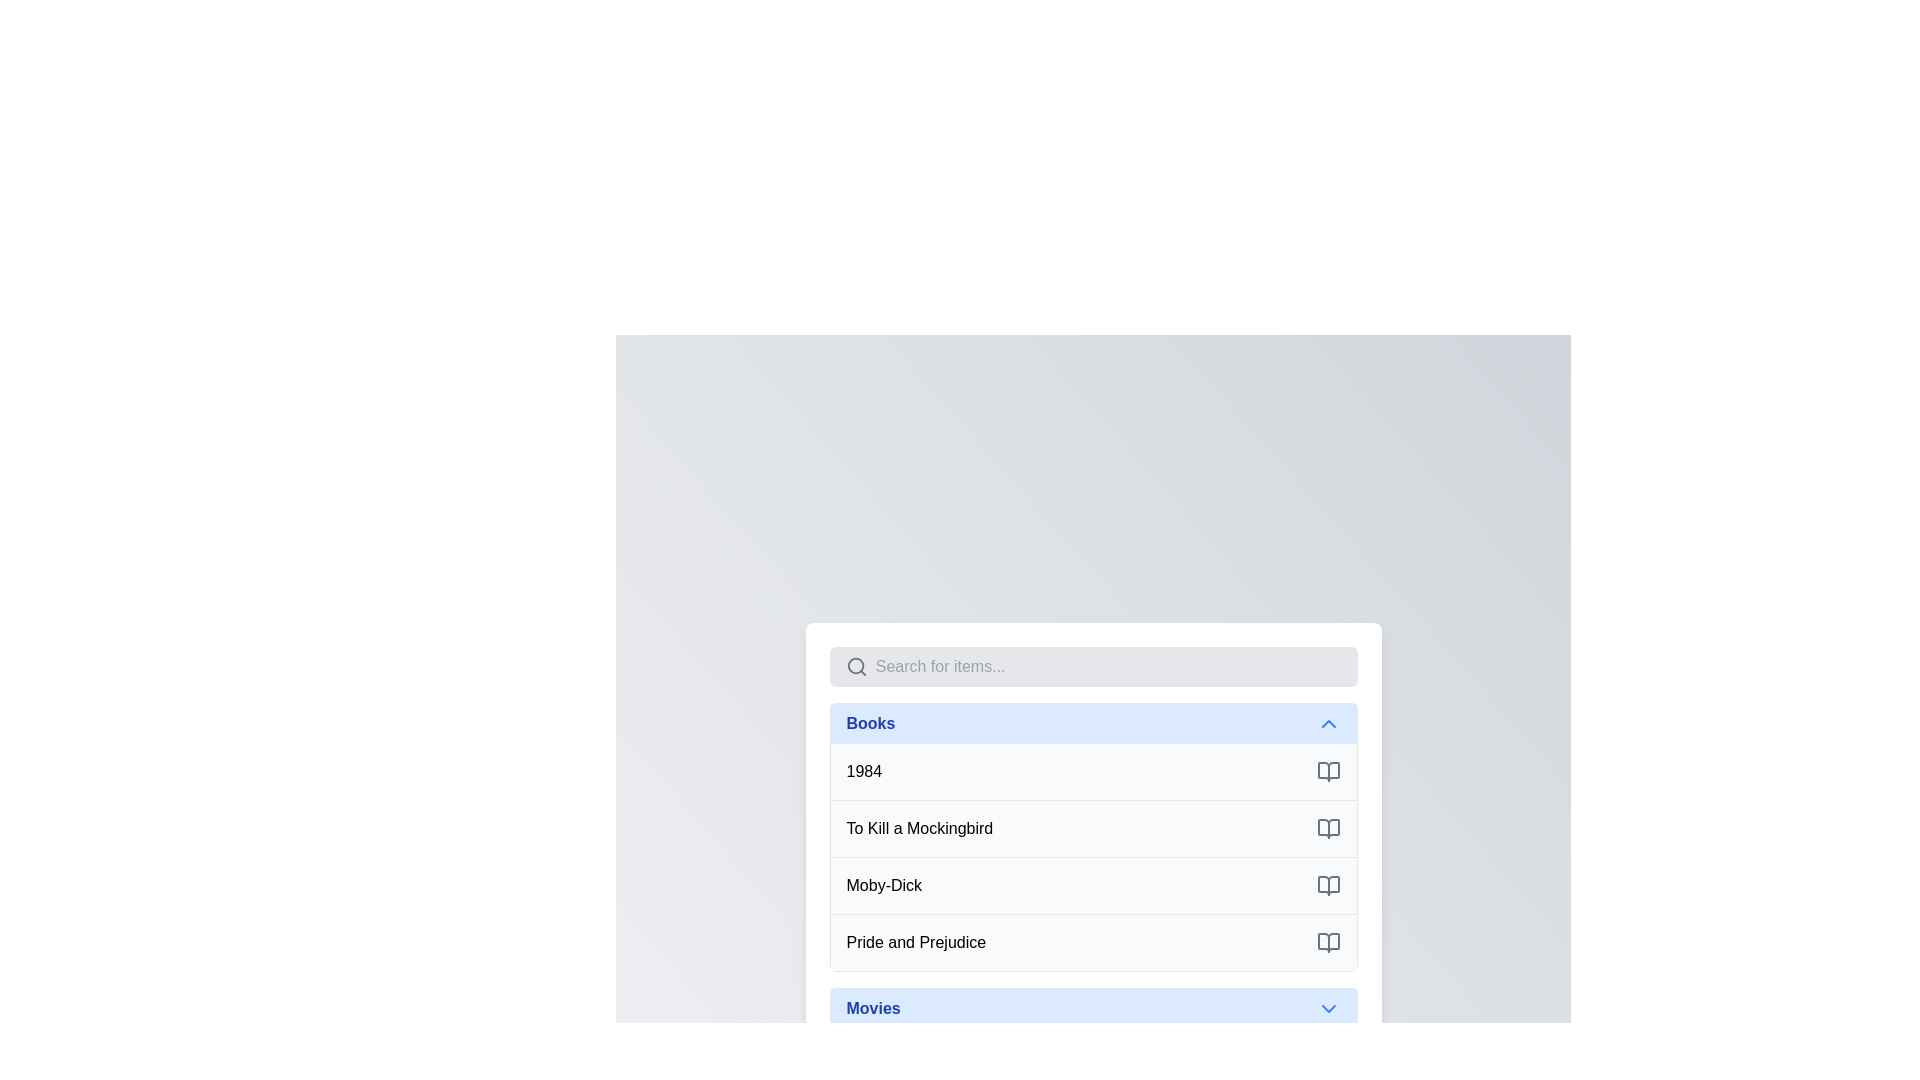 This screenshot has width=1920, height=1080. What do you see at coordinates (1328, 828) in the screenshot?
I see `the book icon that represents items in the 'Books' section, located to the right of 'To Kill a Mockingbird.'` at bounding box center [1328, 828].